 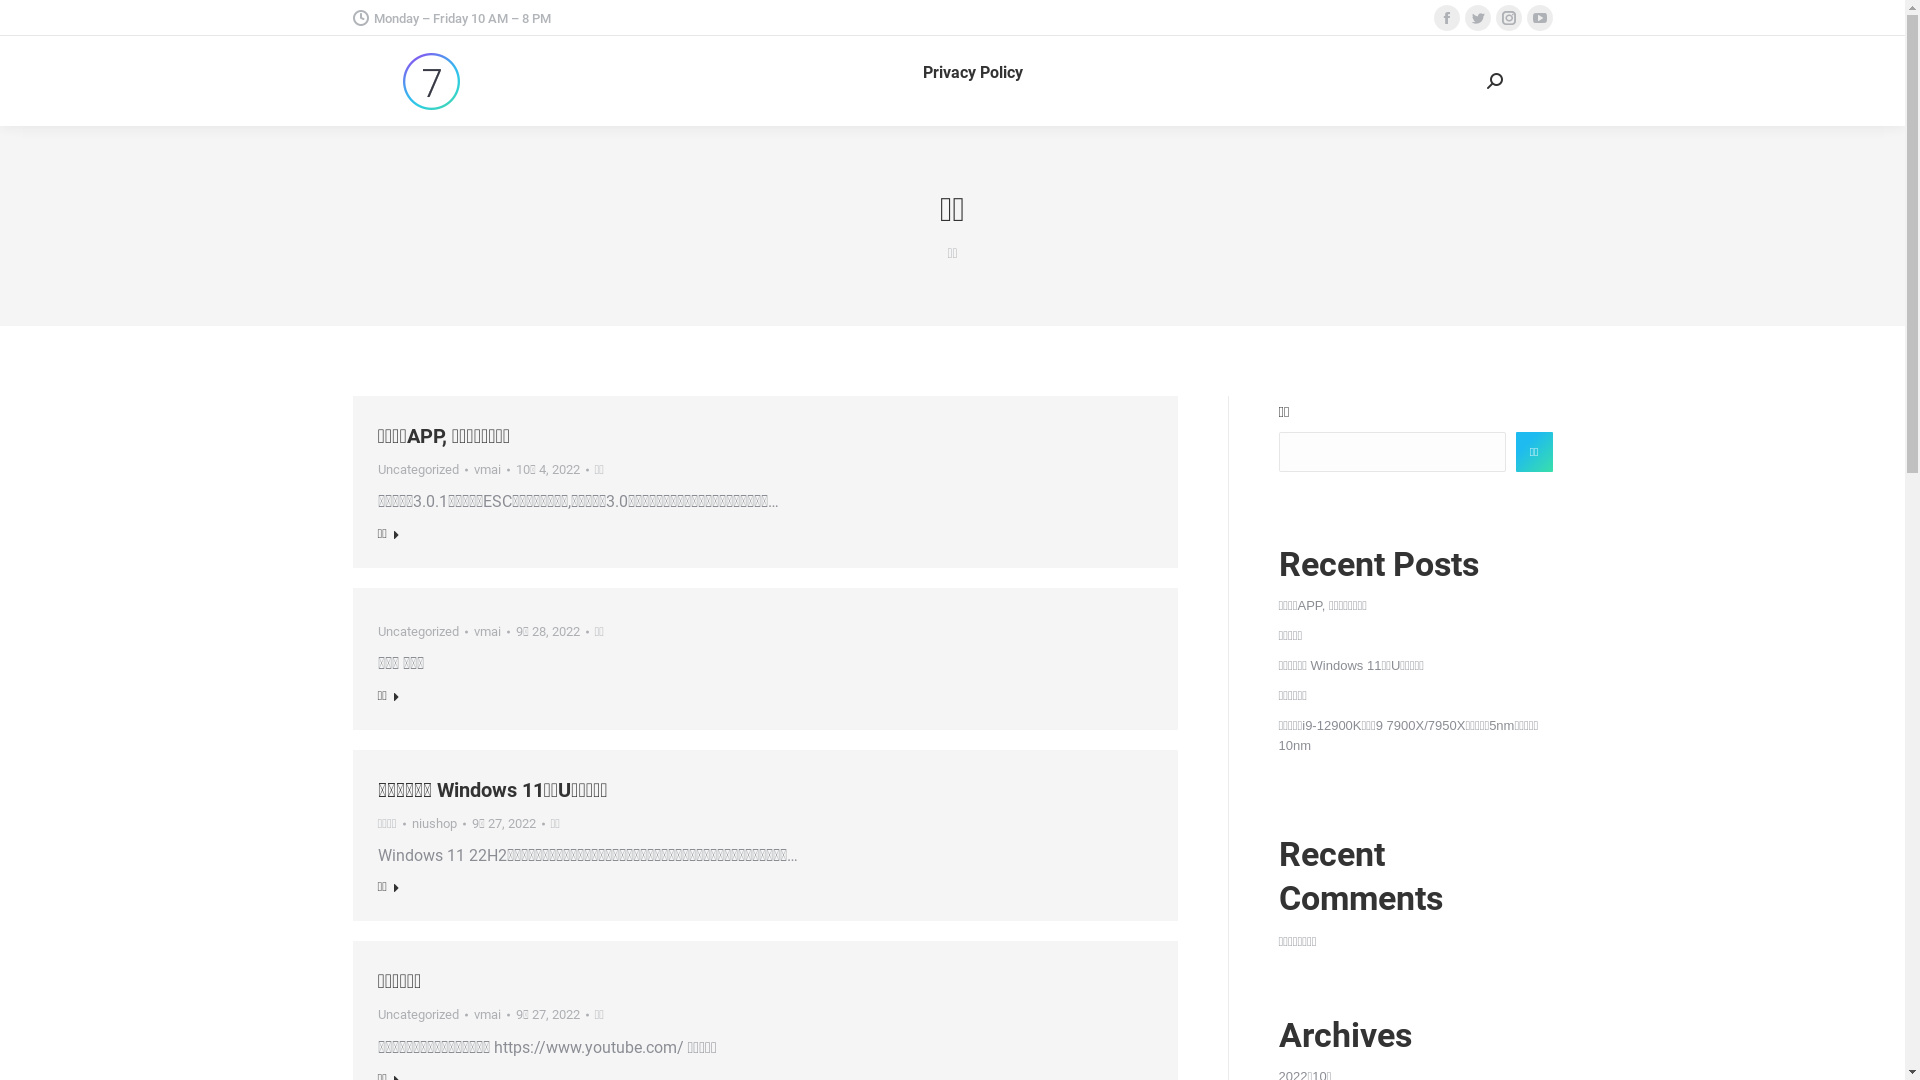 I want to click on 'Privacy Policy', so click(x=973, y=72).